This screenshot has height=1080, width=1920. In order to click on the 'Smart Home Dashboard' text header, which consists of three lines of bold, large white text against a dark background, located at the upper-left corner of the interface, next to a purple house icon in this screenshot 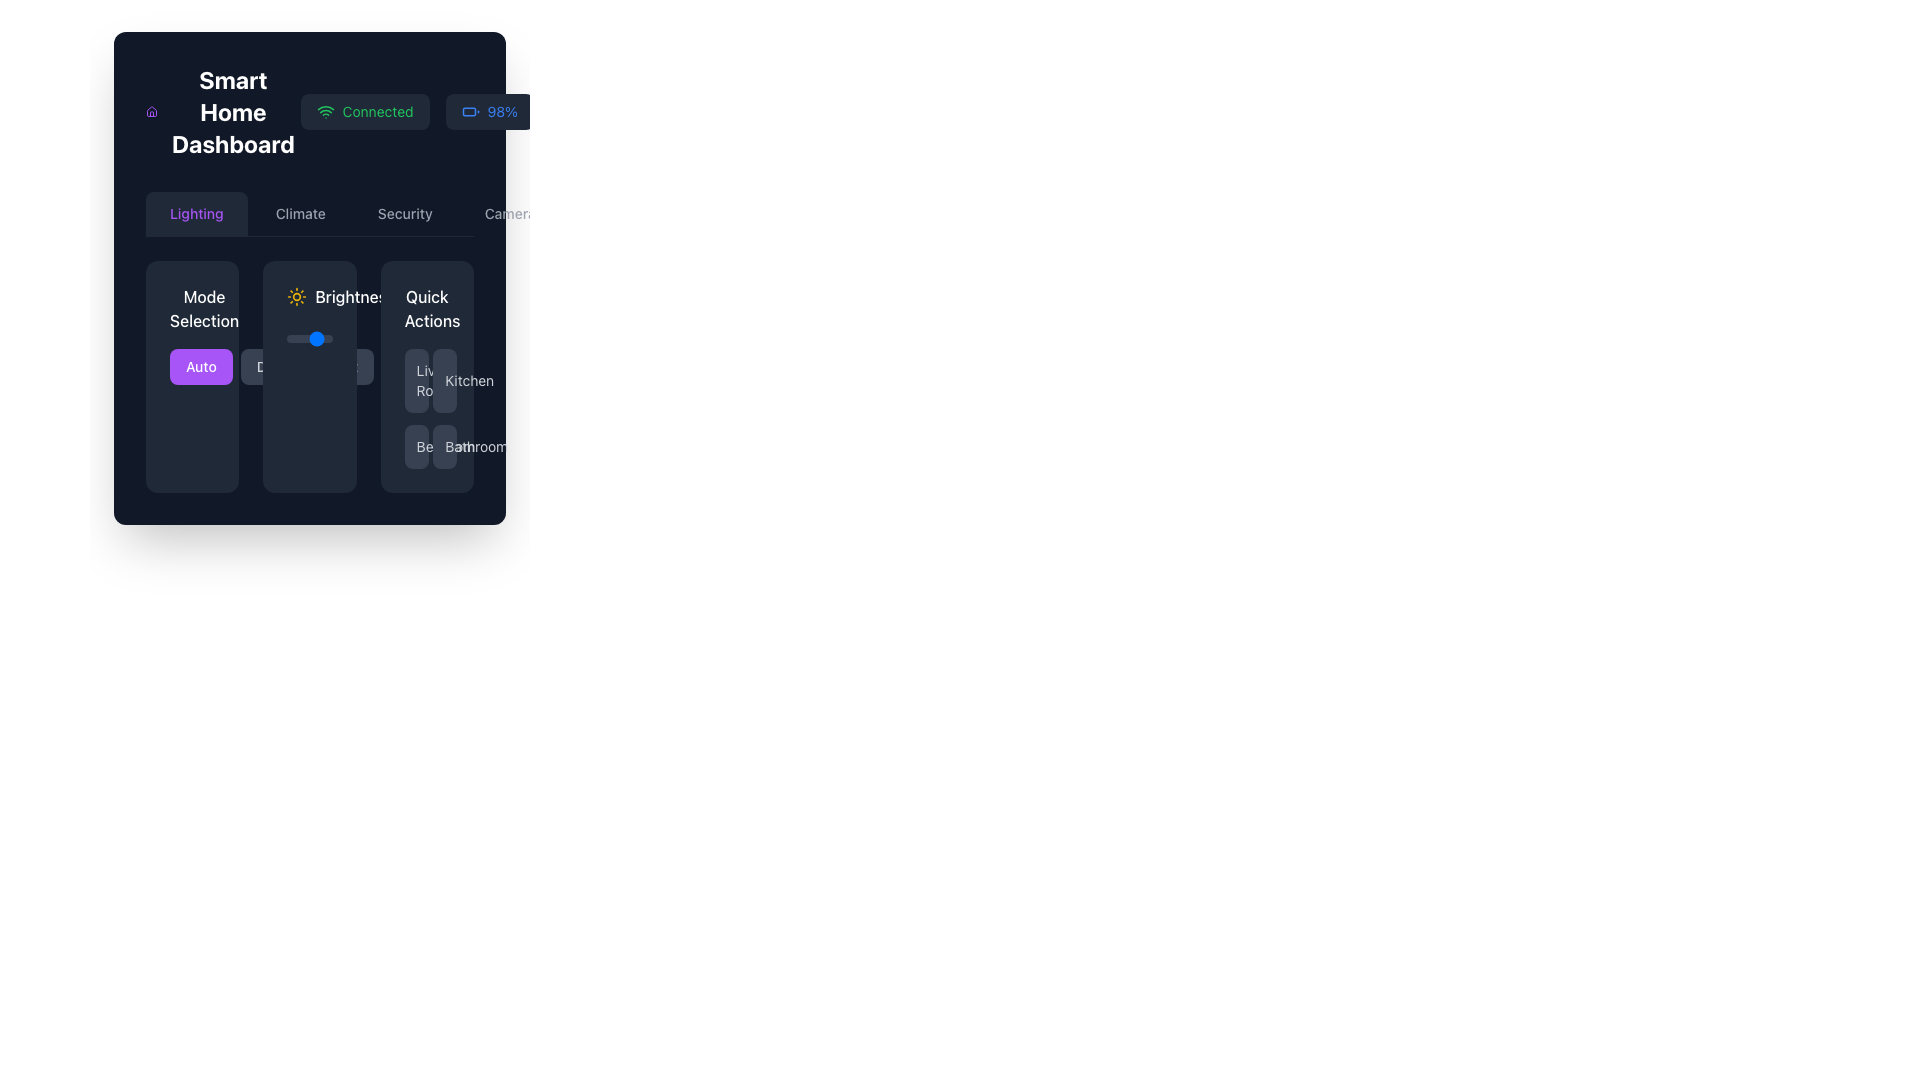, I will do `click(223, 111)`.